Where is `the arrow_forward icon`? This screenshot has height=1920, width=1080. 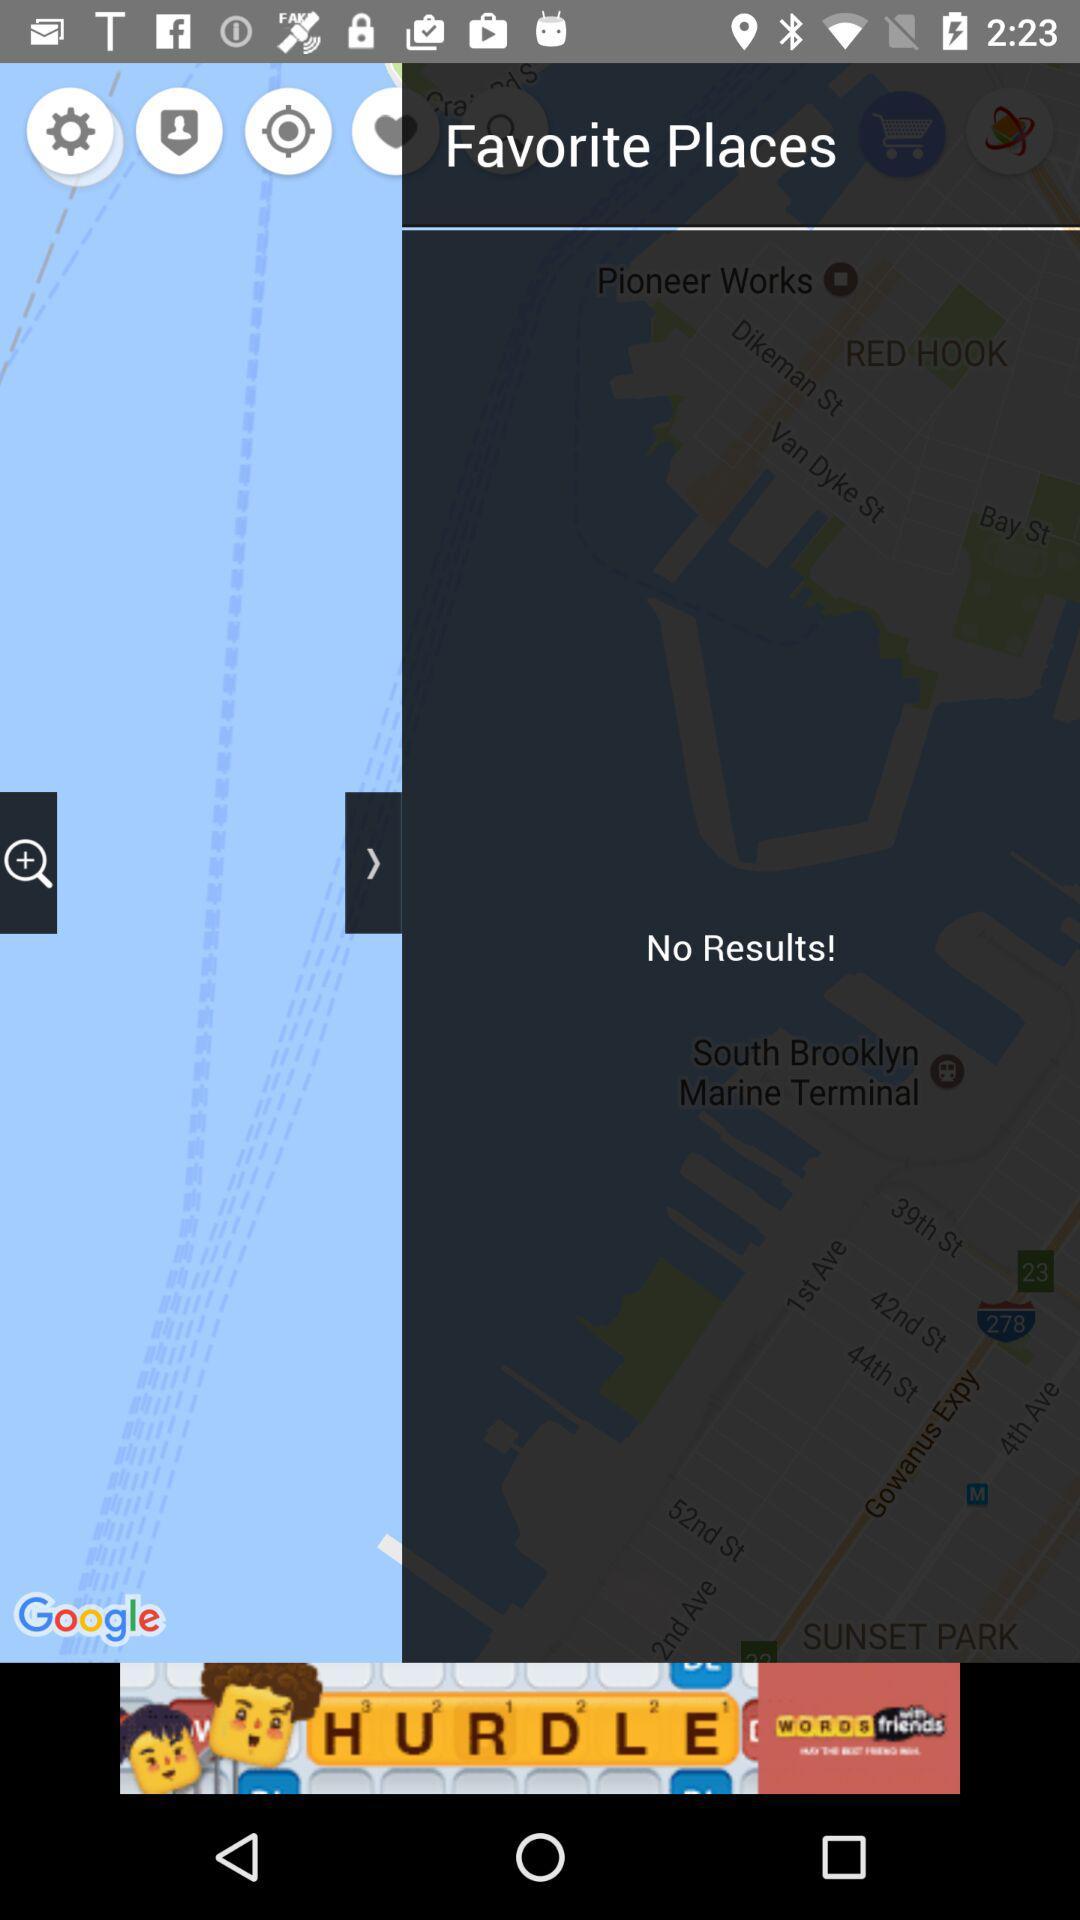
the arrow_forward icon is located at coordinates (373, 862).